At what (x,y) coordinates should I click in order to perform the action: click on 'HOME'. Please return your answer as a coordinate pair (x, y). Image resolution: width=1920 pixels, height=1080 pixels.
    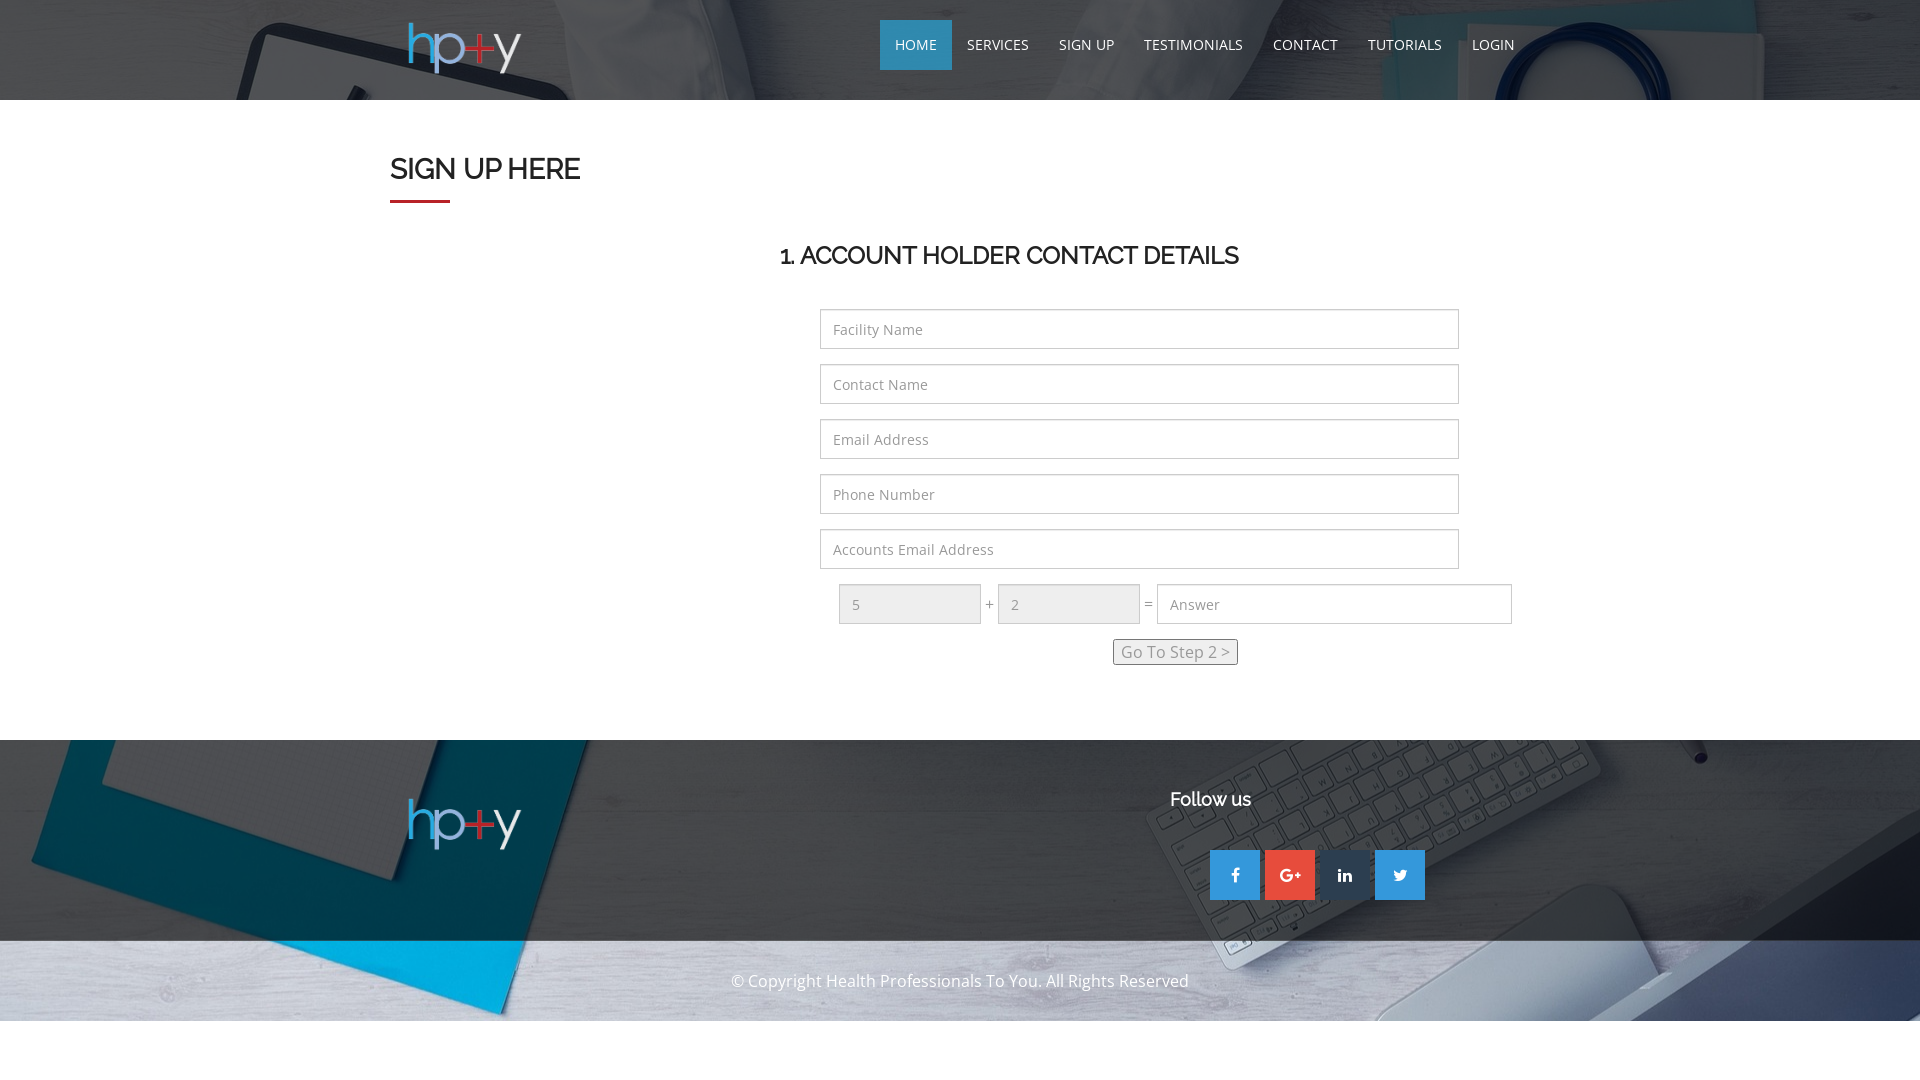
    Looking at the image, I should click on (879, 45).